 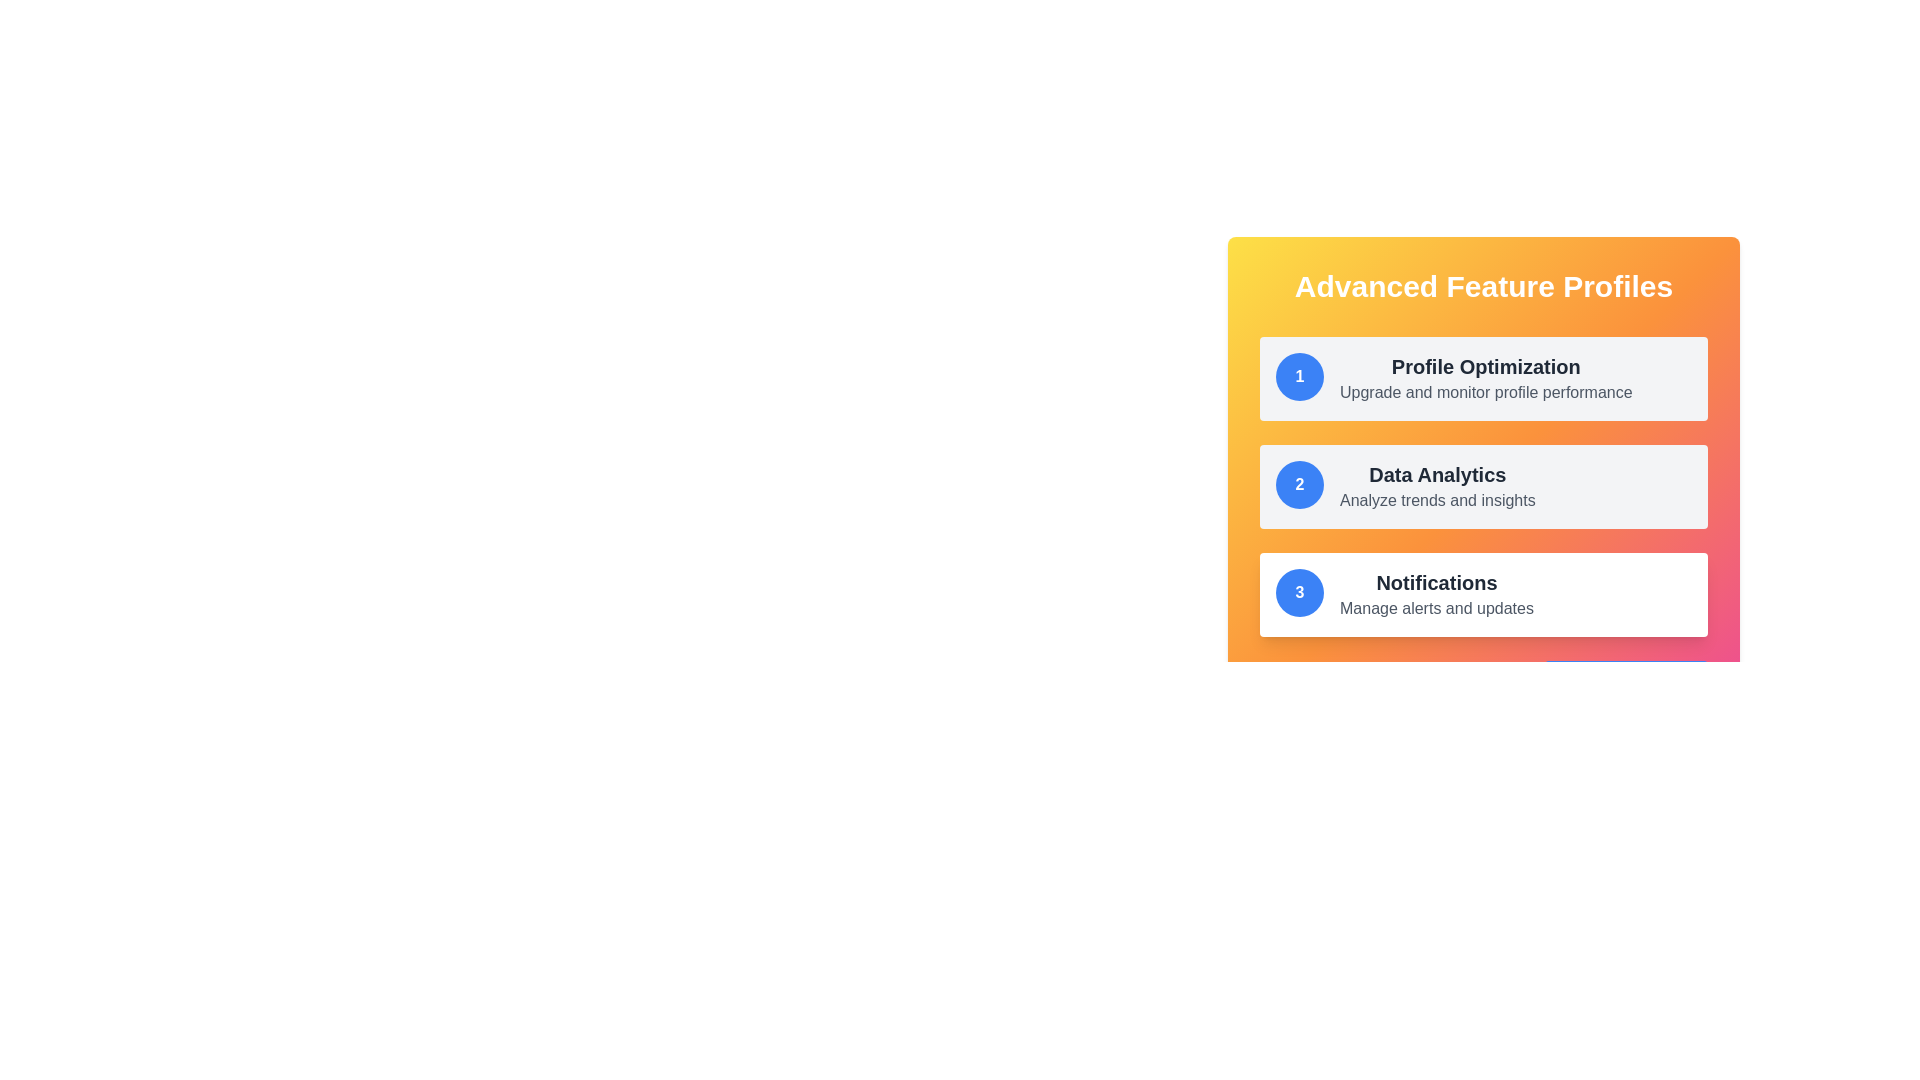 What do you see at coordinates (1436, 500) in the screenshot?
I see `the informational text that displays 'Analyze trends and insights', located beneath the 'Data Analytics' heading within the feature cards list` at bounding box center [1436, 500].